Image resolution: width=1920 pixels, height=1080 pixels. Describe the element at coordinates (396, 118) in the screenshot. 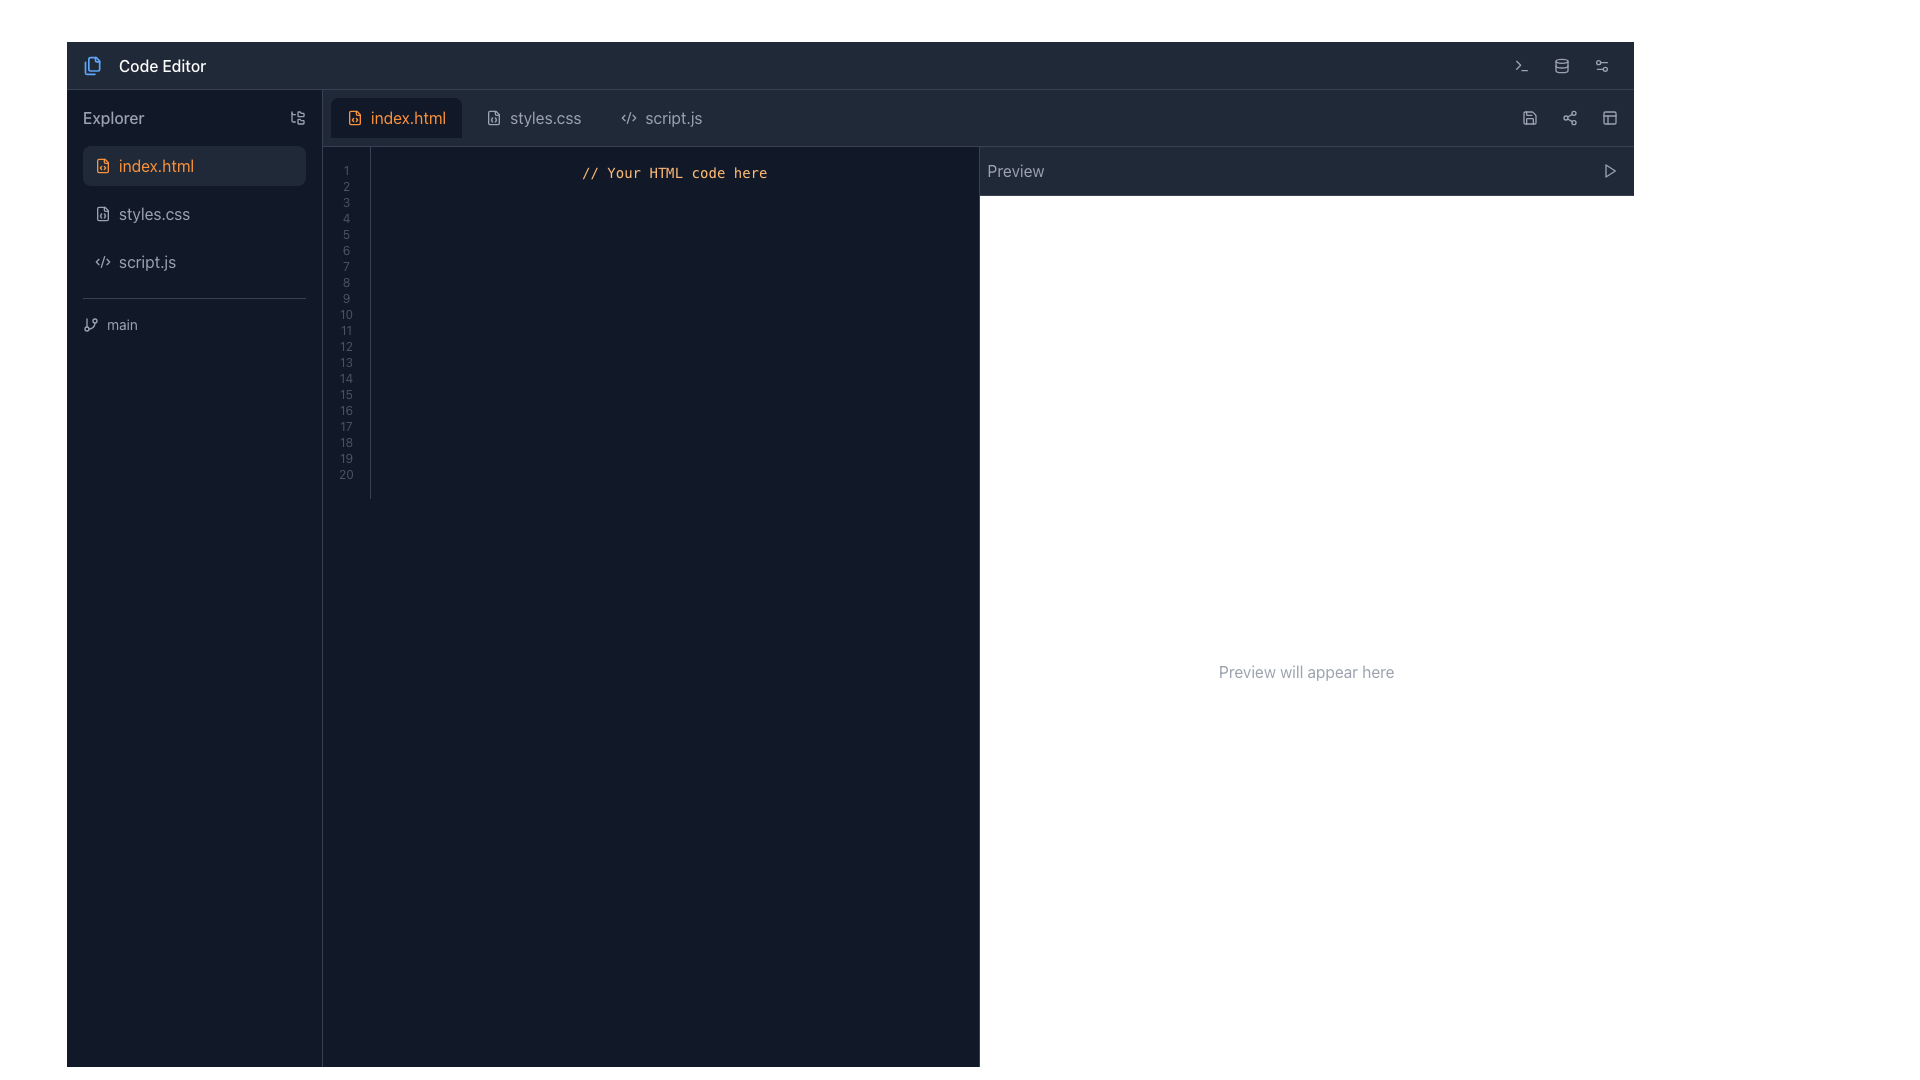

I see `the first tab` at that location.